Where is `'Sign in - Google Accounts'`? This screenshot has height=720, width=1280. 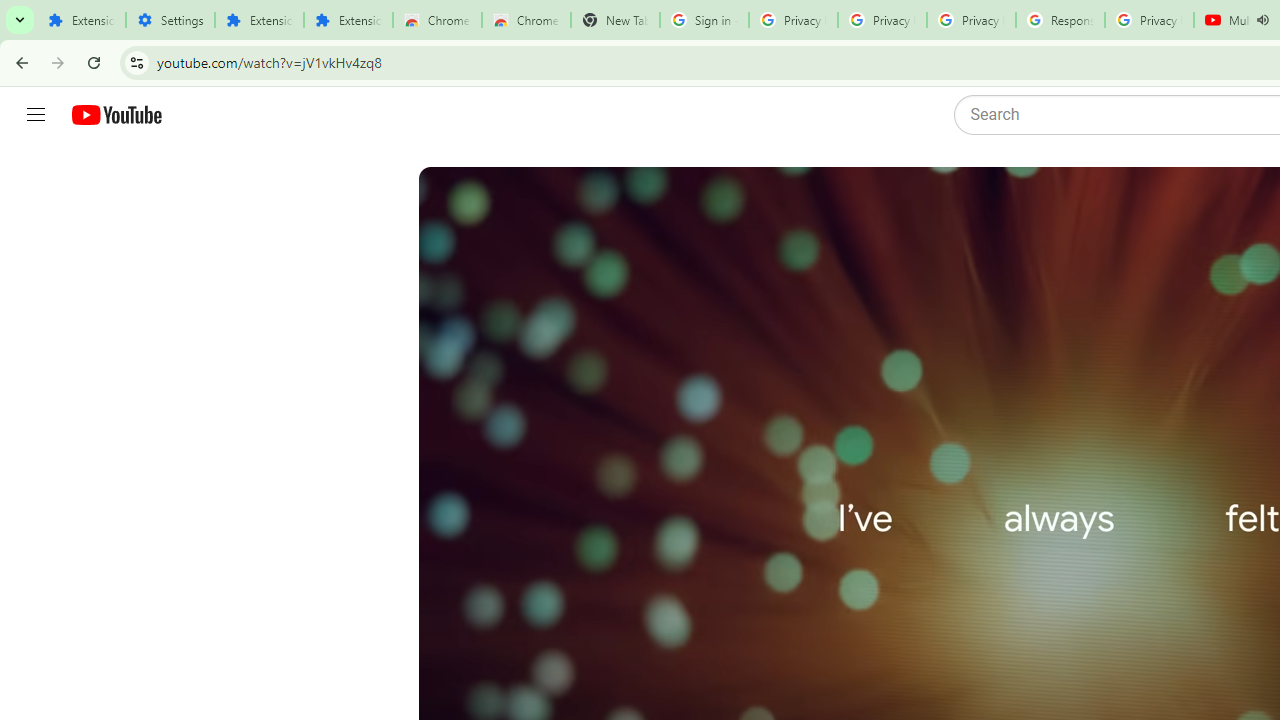 'Sign in - Google Accounts' is located at coordinates (704, 20).